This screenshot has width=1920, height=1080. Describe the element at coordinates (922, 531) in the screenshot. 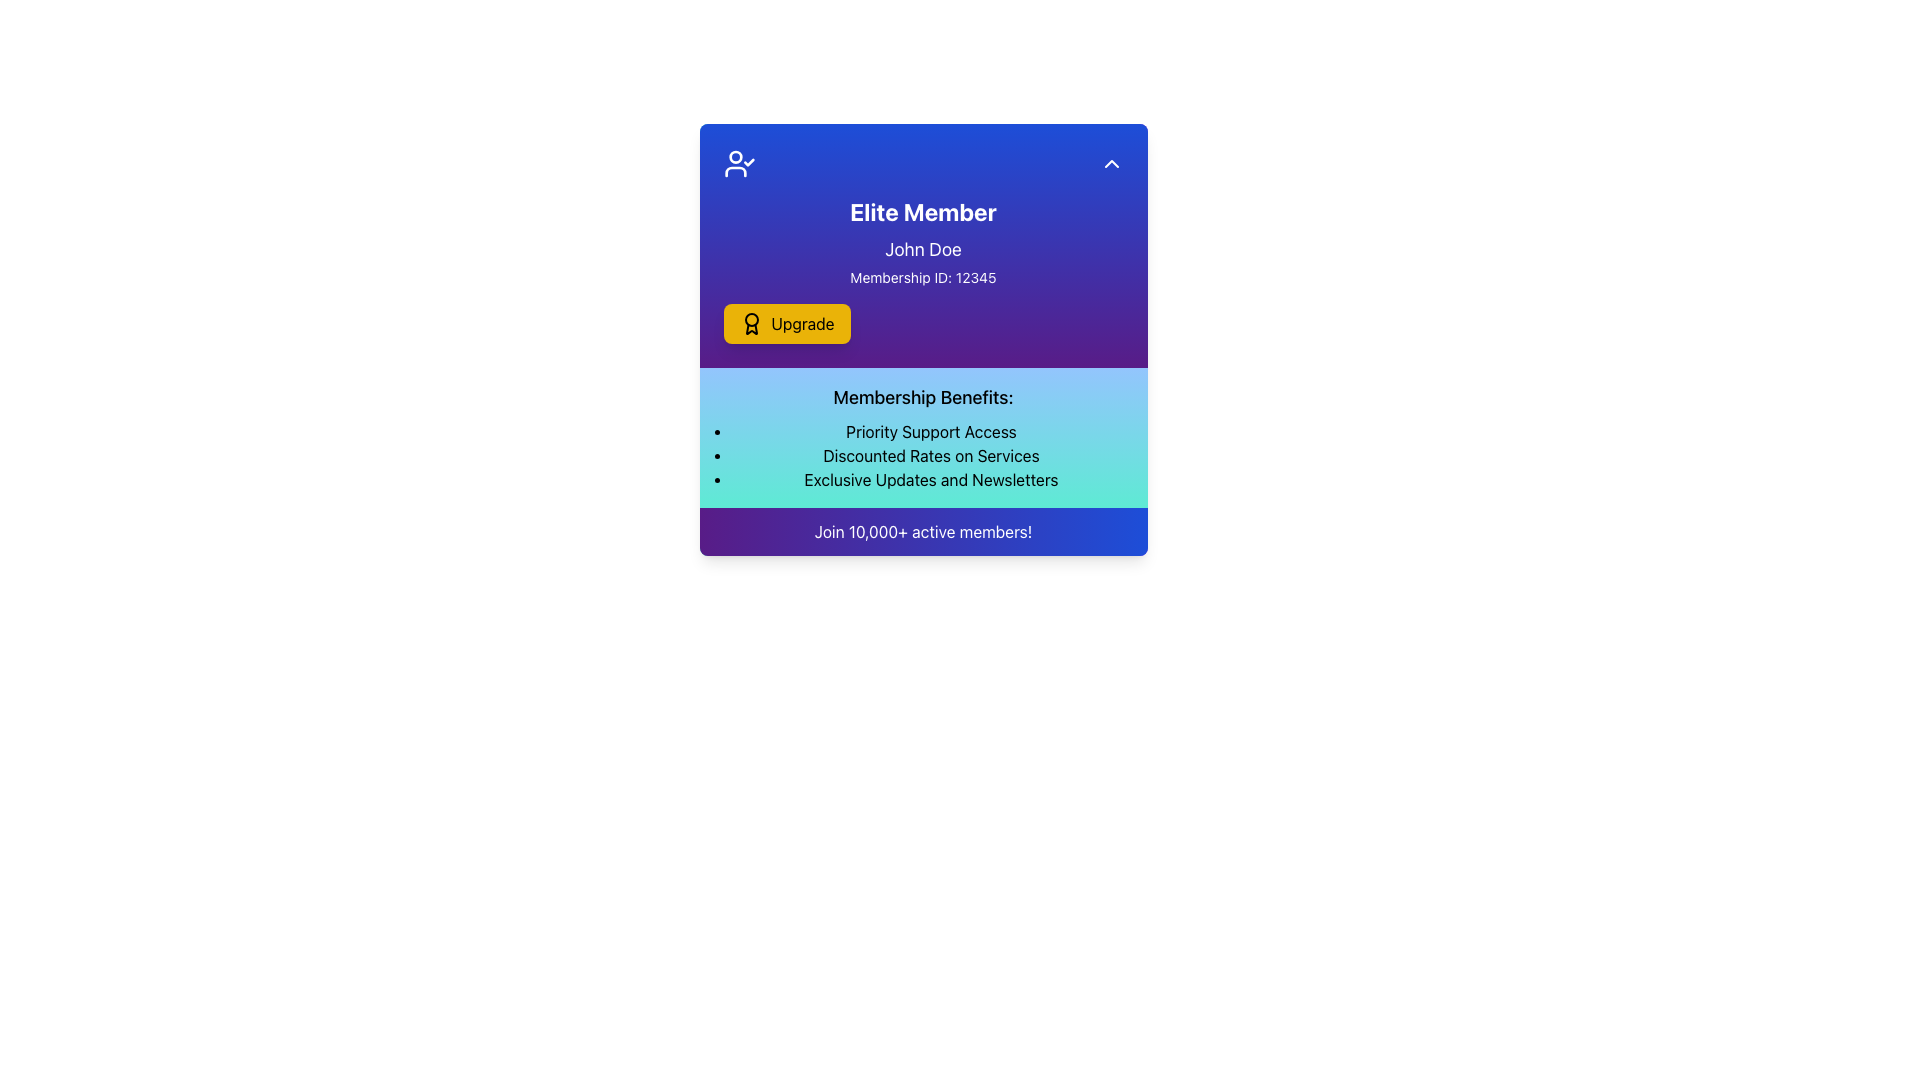

I see `text displayed in the full-width text field that contains the message 'Join 10,000+ active members!' which is styled with white text on a gradient background` at that location.